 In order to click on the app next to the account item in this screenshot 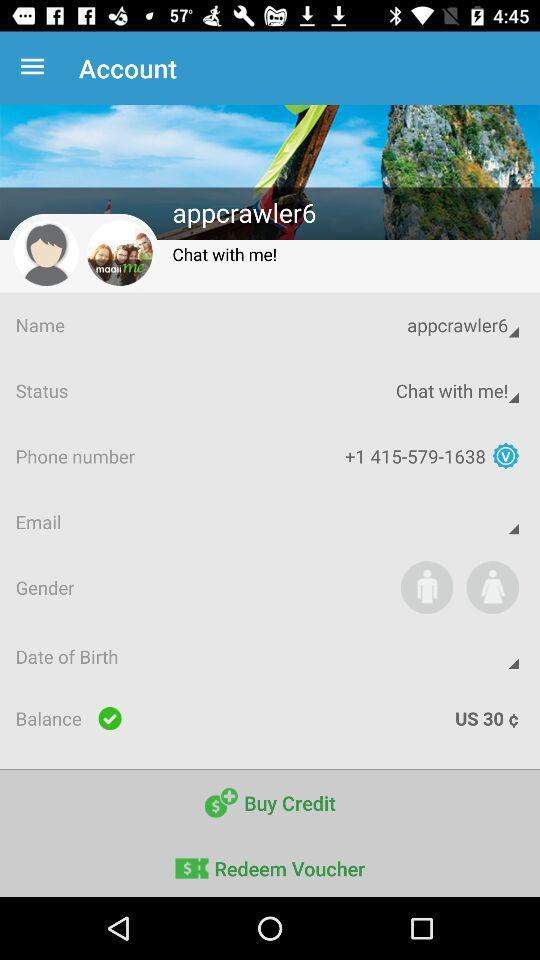, I will do `click(36, 68)`.